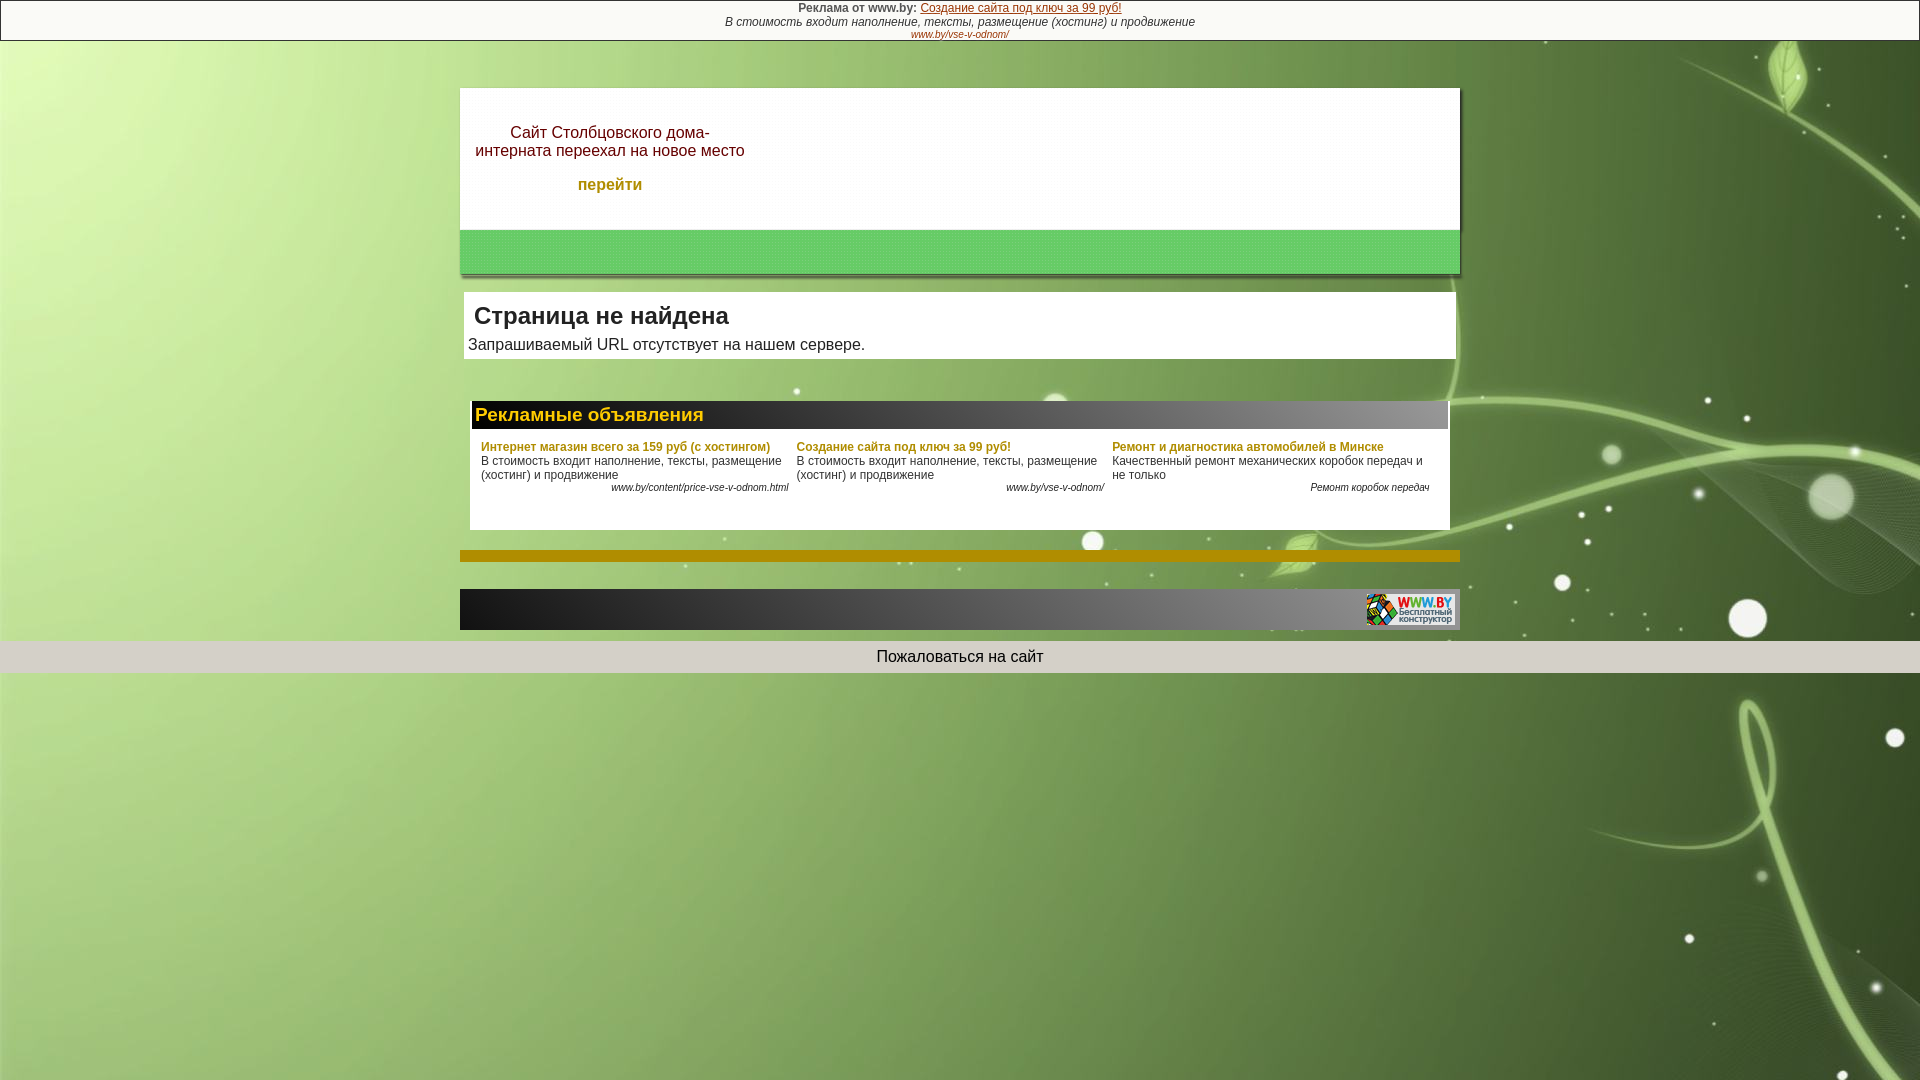 This screenshot has height=1080, width=1920. I want to click on 'www.by/vse-v-odnom/', so click(910, 34).